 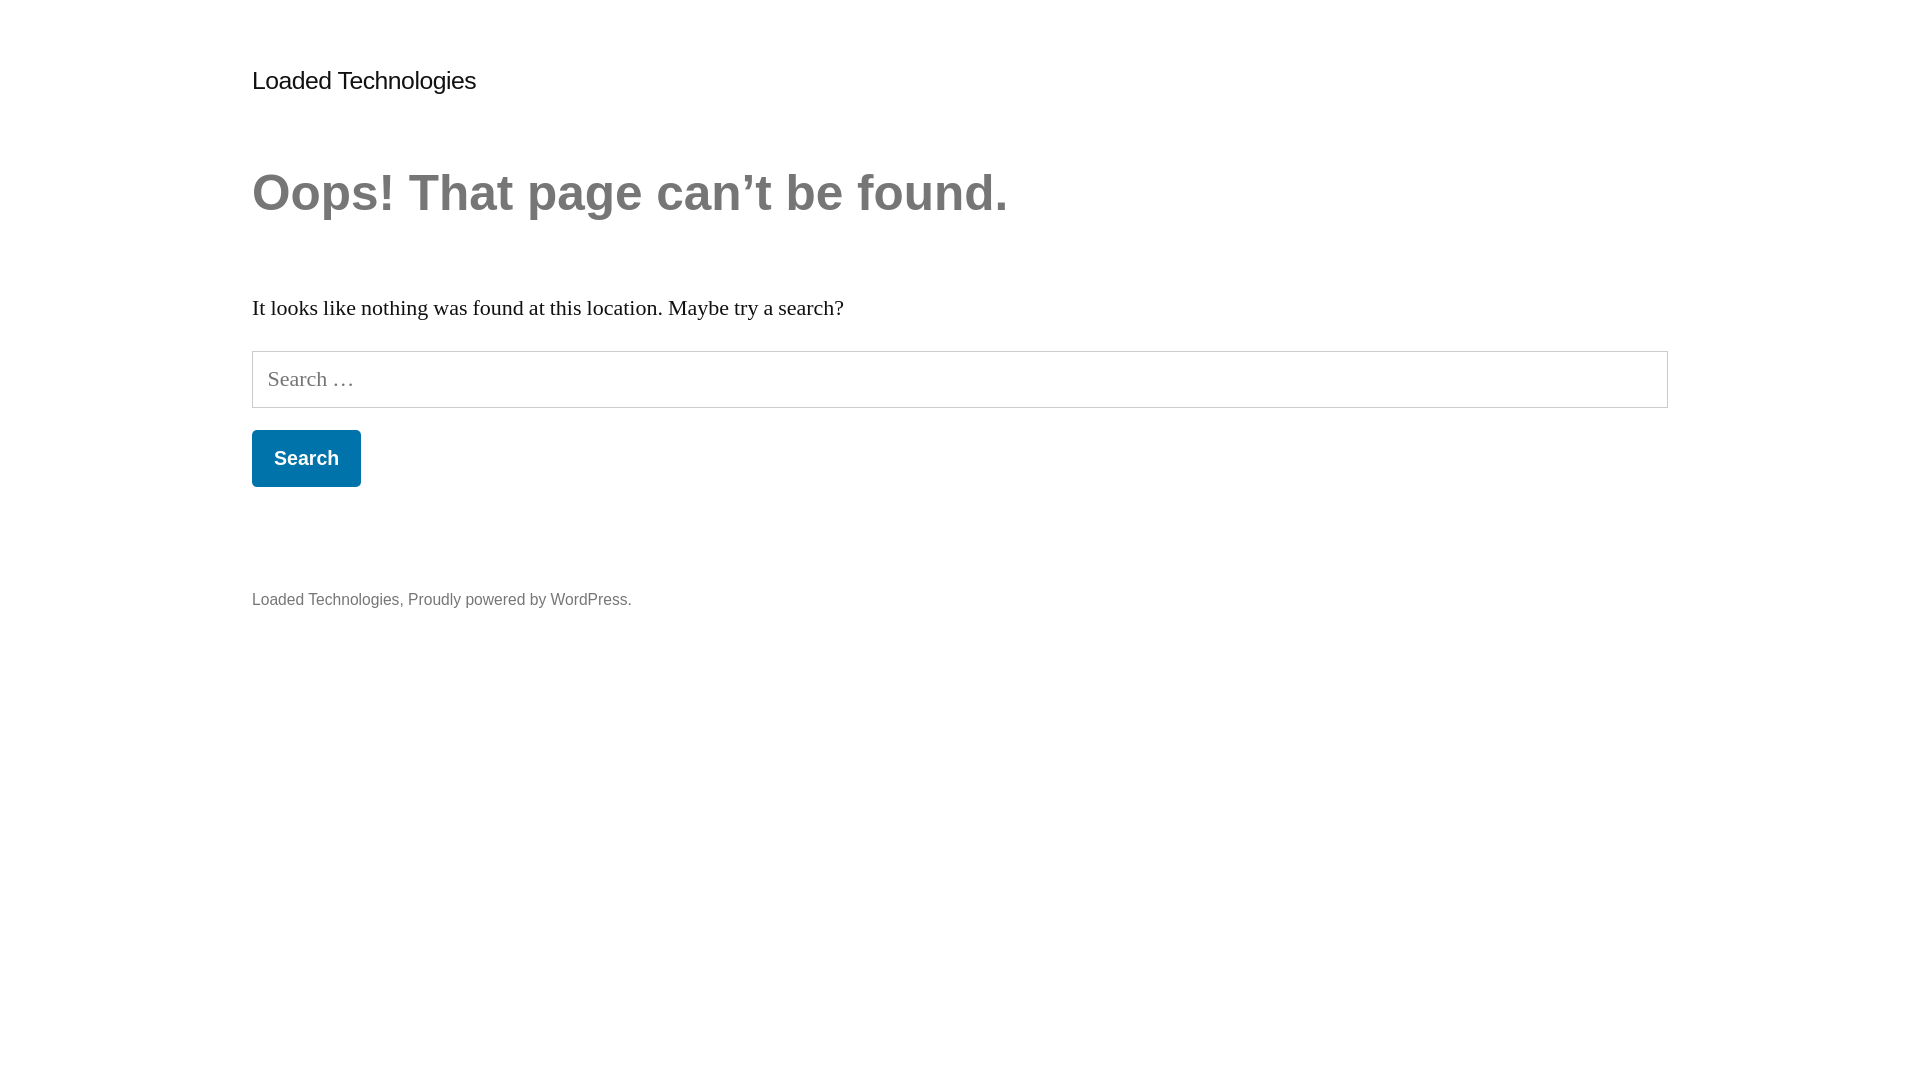 What do you see at coordinates (305, 458) in the screenshot?
I see `'Search'` at bounding box center [305, 458].